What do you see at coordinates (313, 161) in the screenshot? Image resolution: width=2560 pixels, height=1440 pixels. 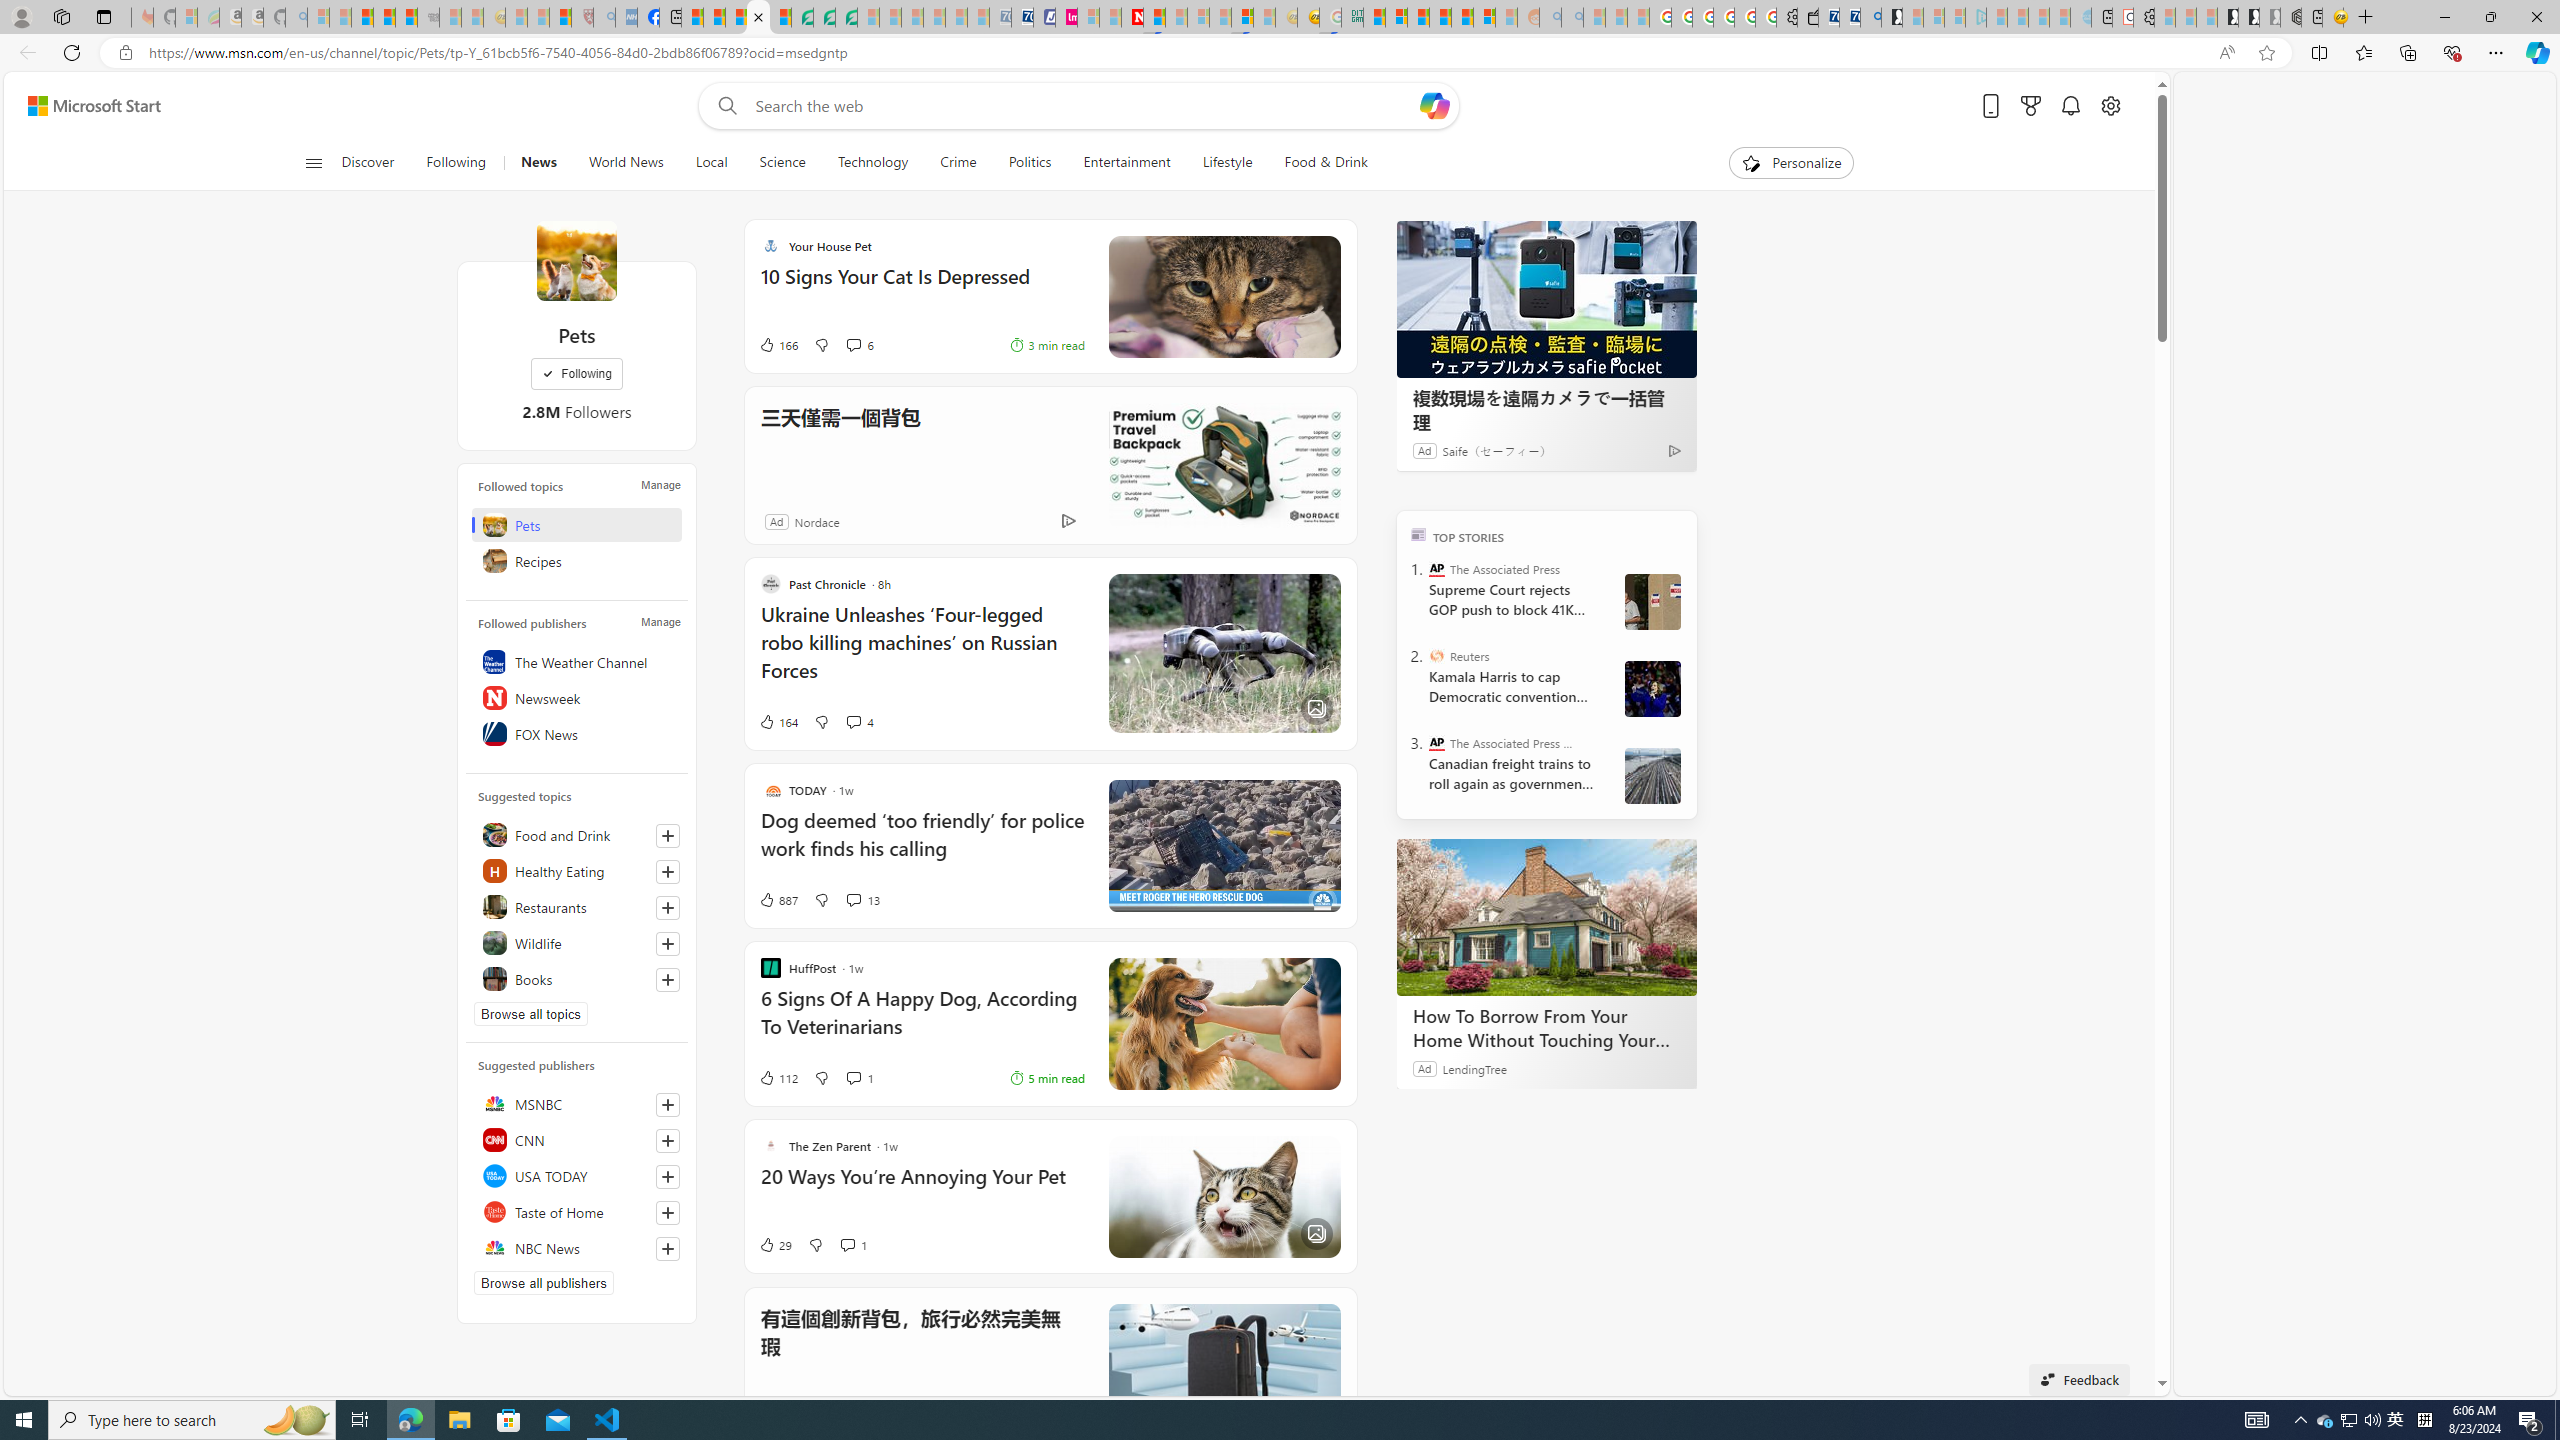 I see `'Open navigation menu'` at bounding box center [313, 161].